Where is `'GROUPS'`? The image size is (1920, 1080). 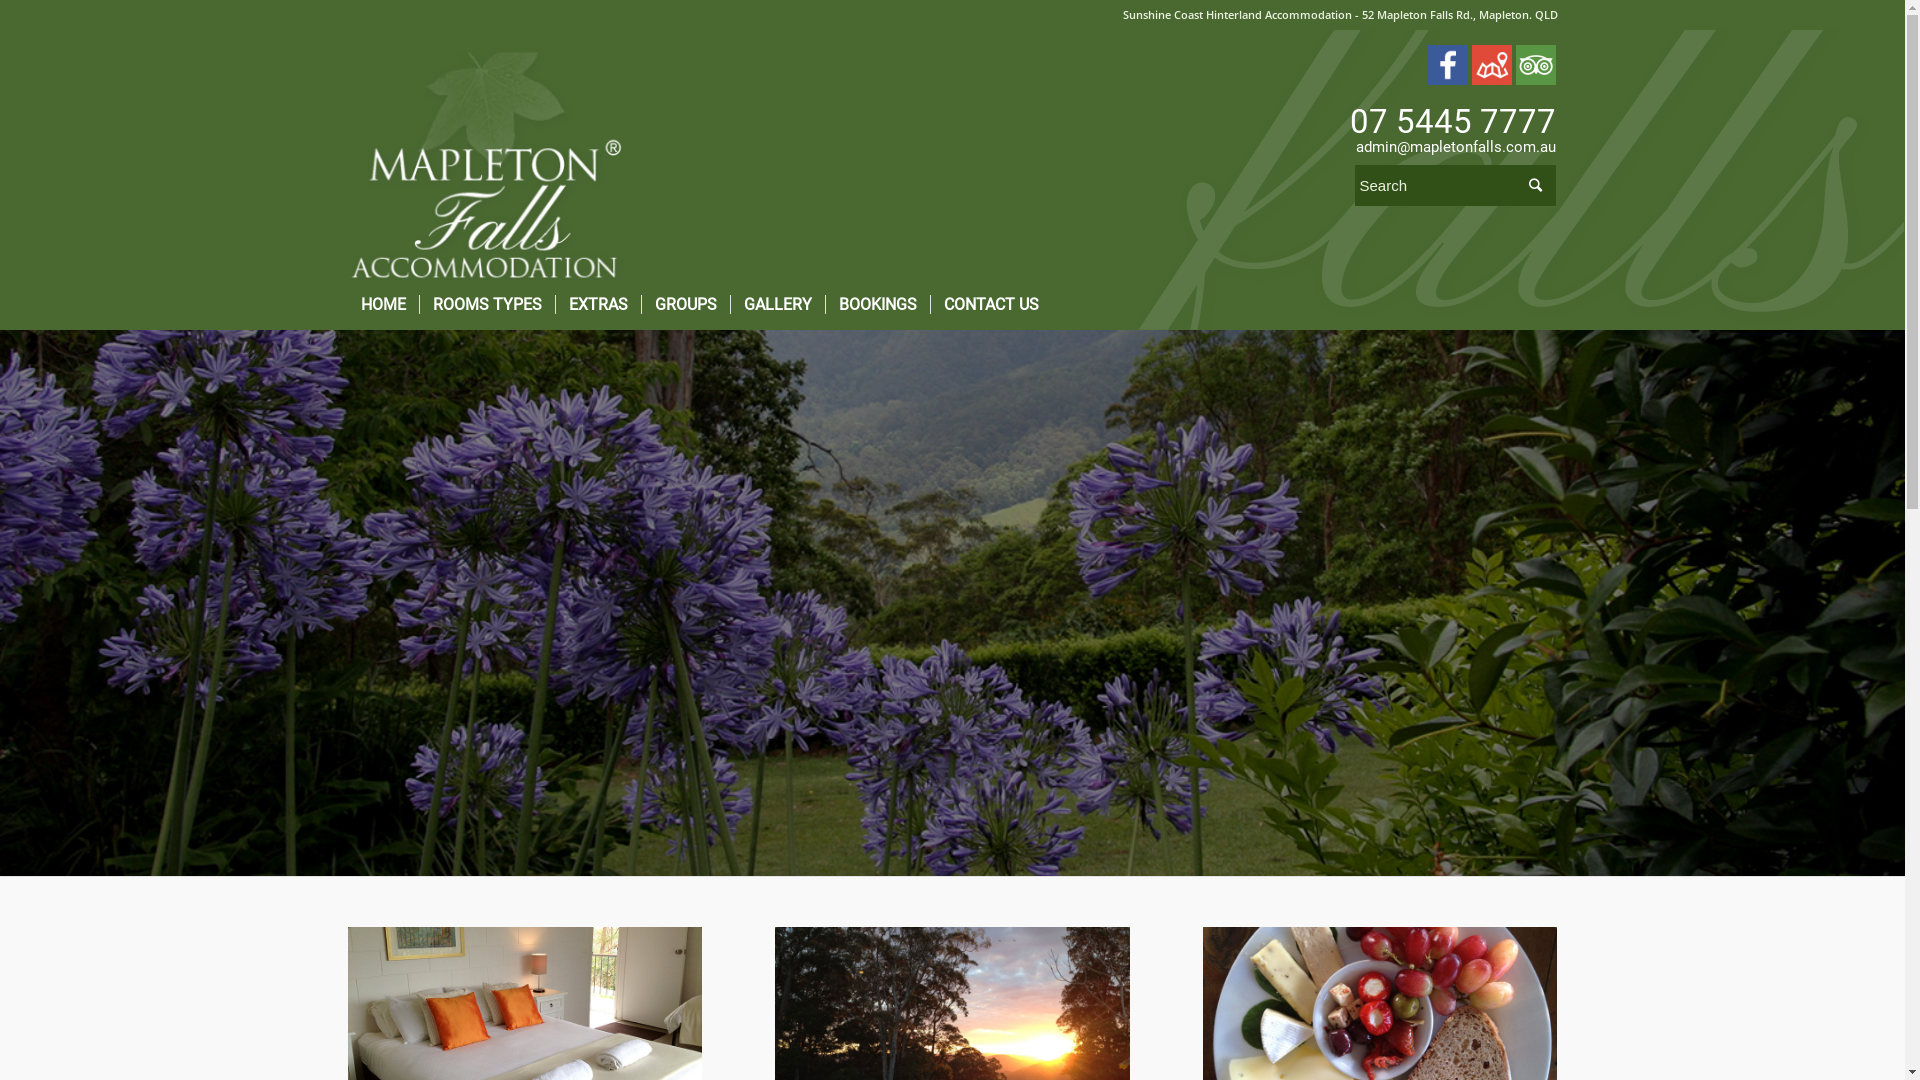 'GROUPS' is located at coordinates (684, 304).